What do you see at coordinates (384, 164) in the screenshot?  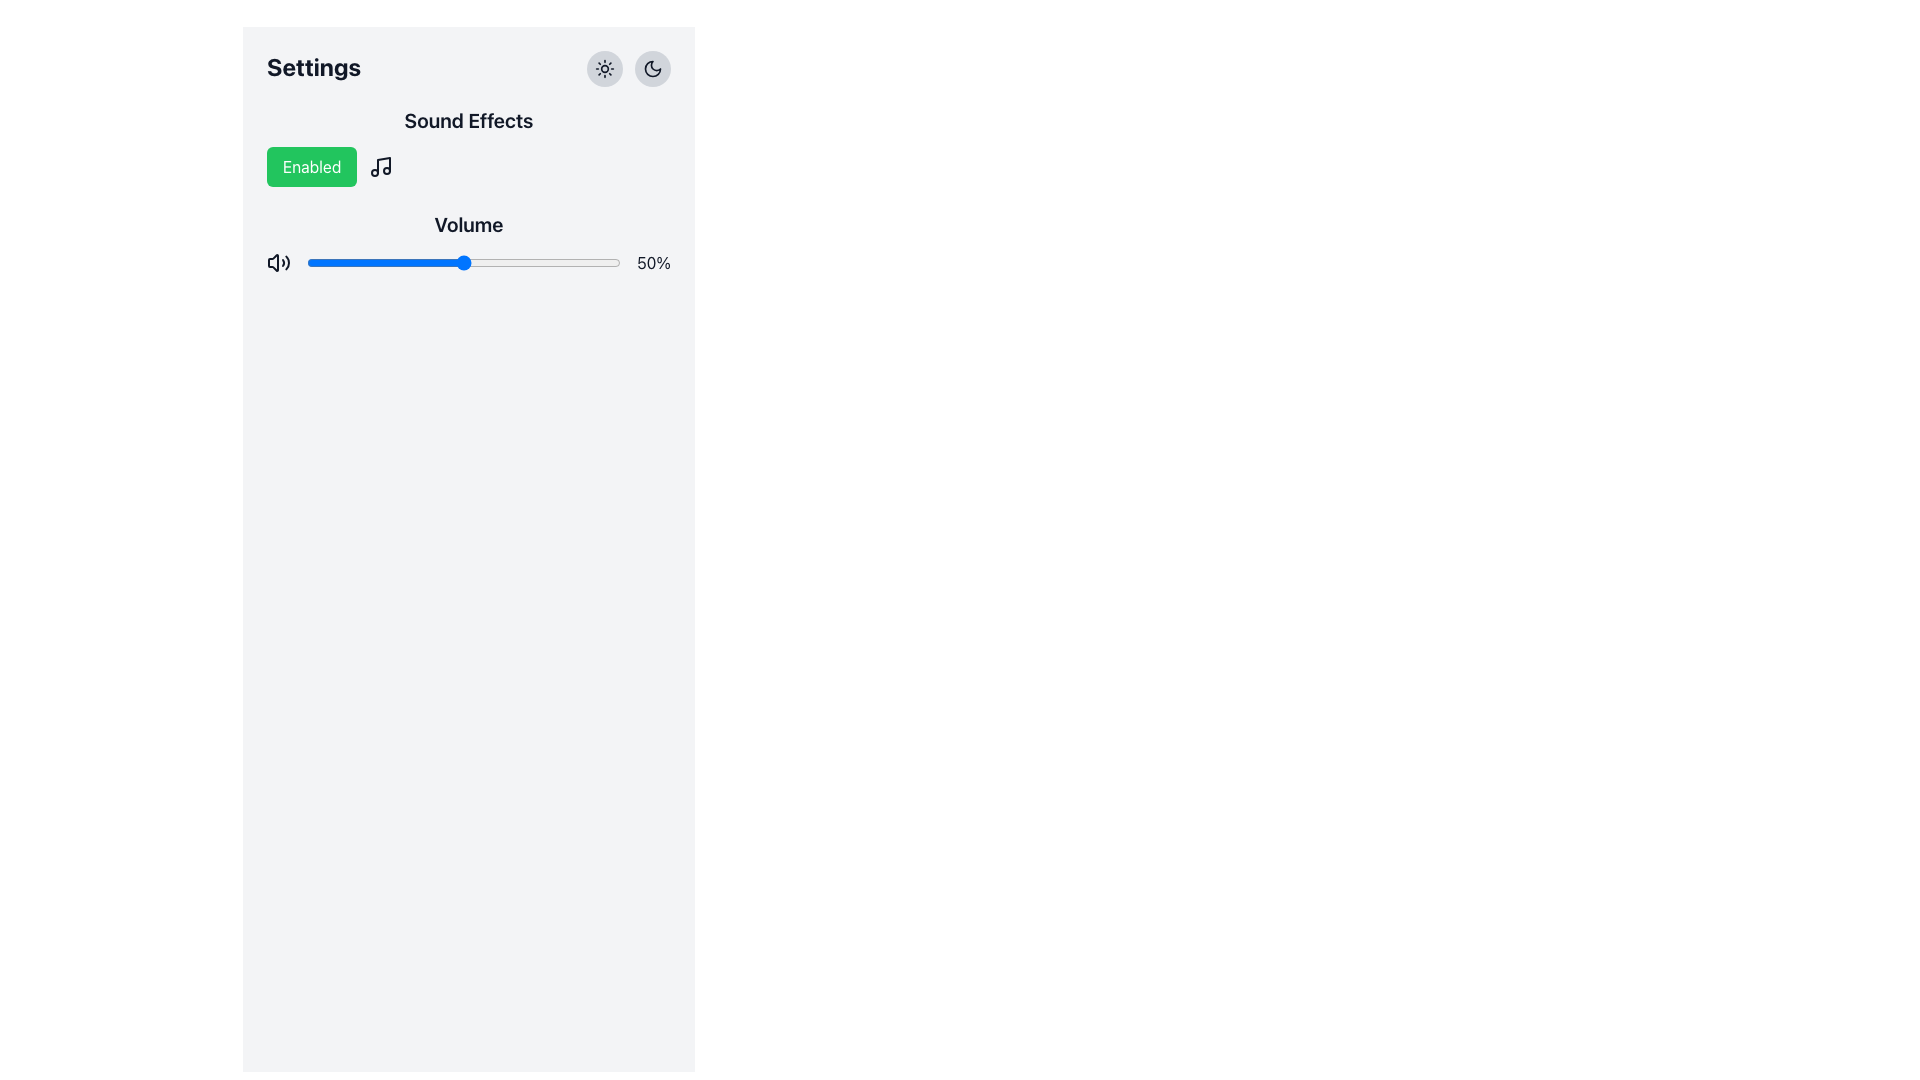 I see `the vertical line of the musical note icon located next to the text 'Sound Effects', which is part of an SVG representation of a musical note` at bounding box center [384, 164].